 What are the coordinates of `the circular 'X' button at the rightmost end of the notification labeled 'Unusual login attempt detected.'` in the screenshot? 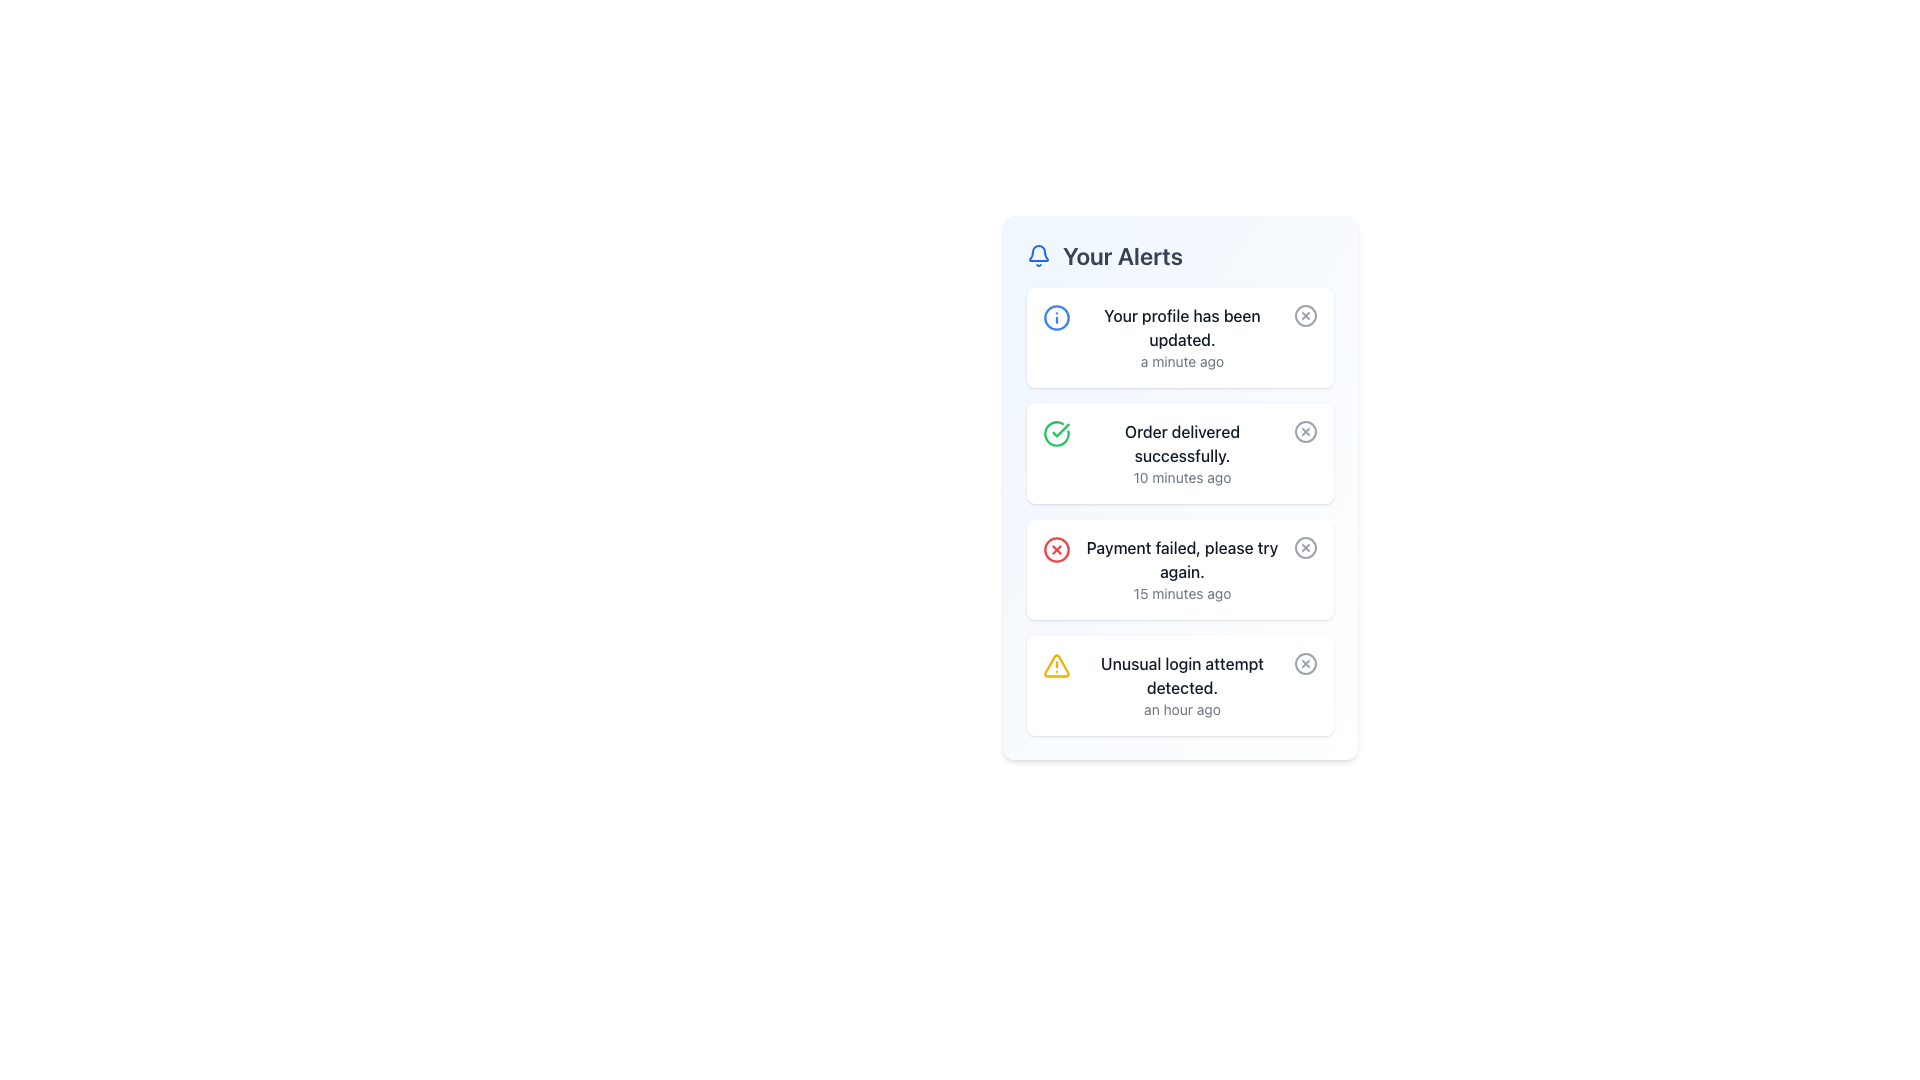 It's located at (1305, 663).